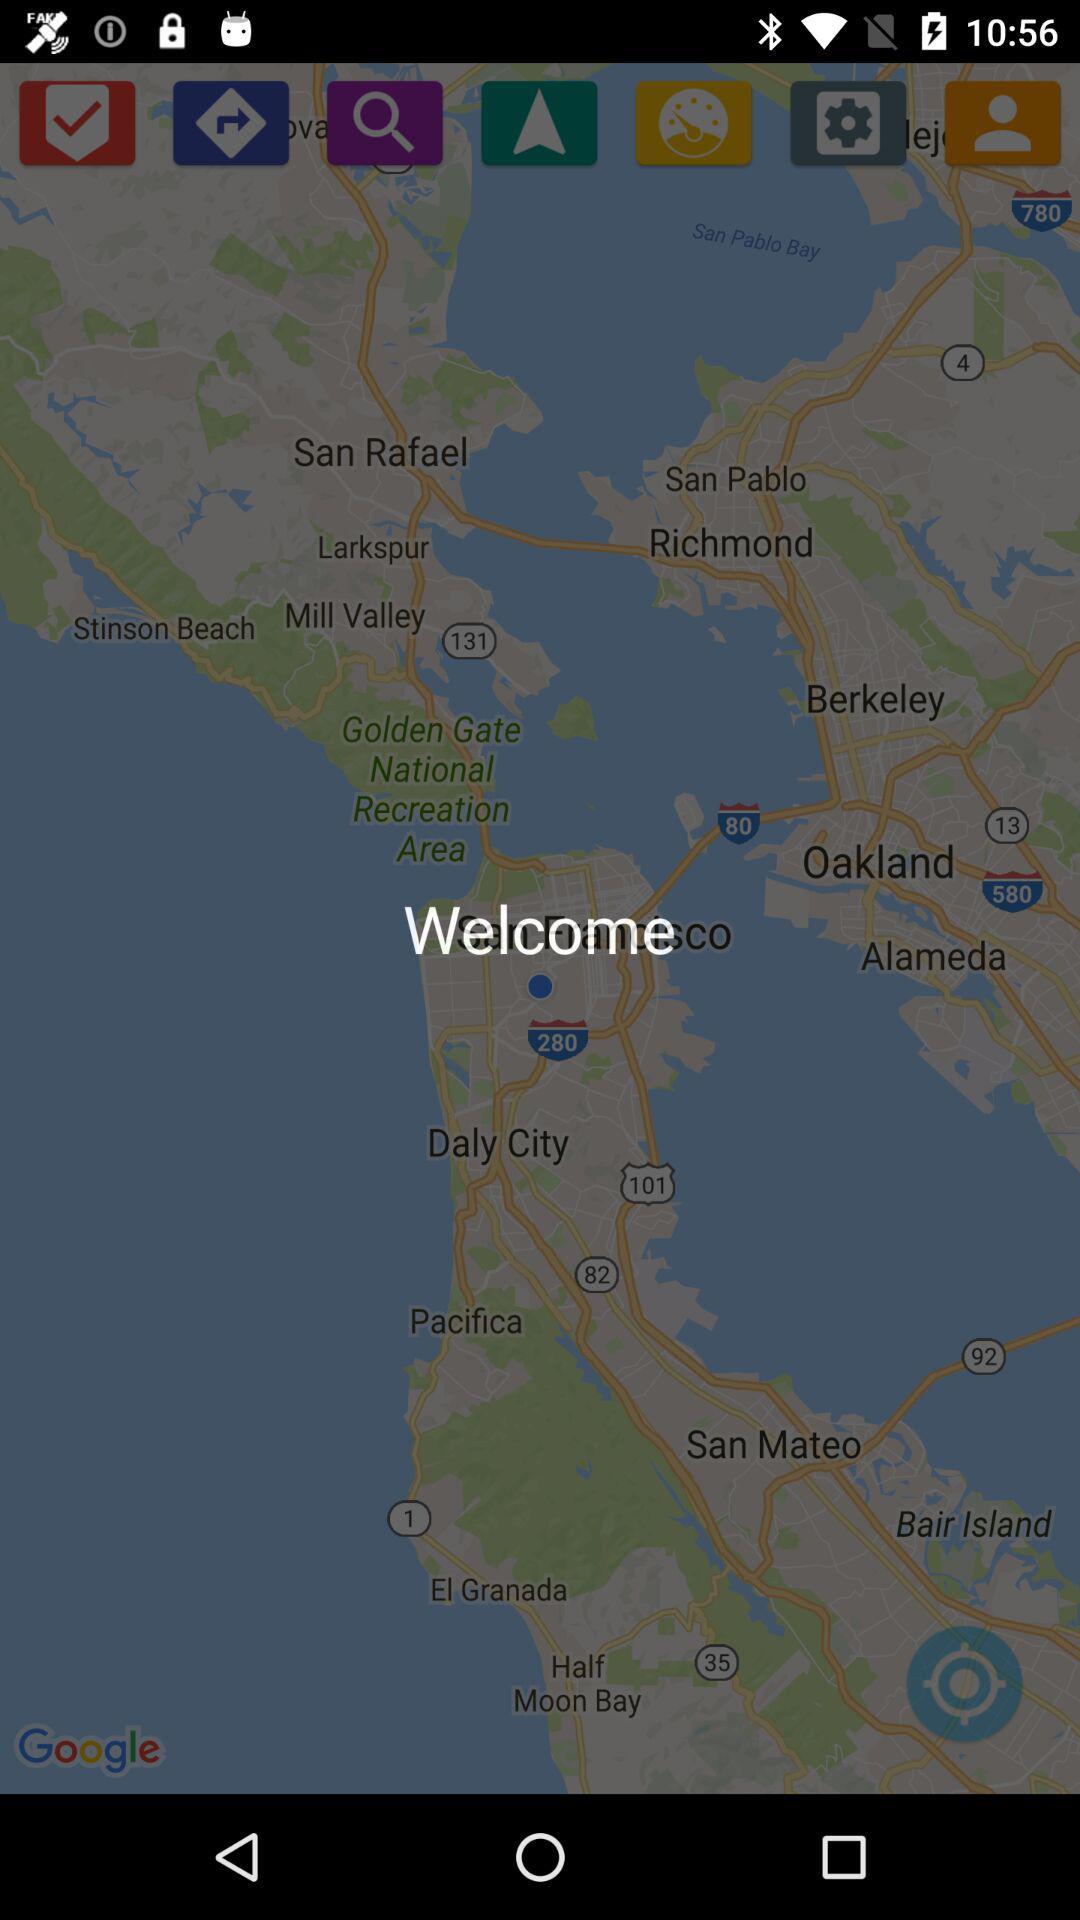 This screenshot has width=1080, height=1920. I want to click on start, so click(538, 121).